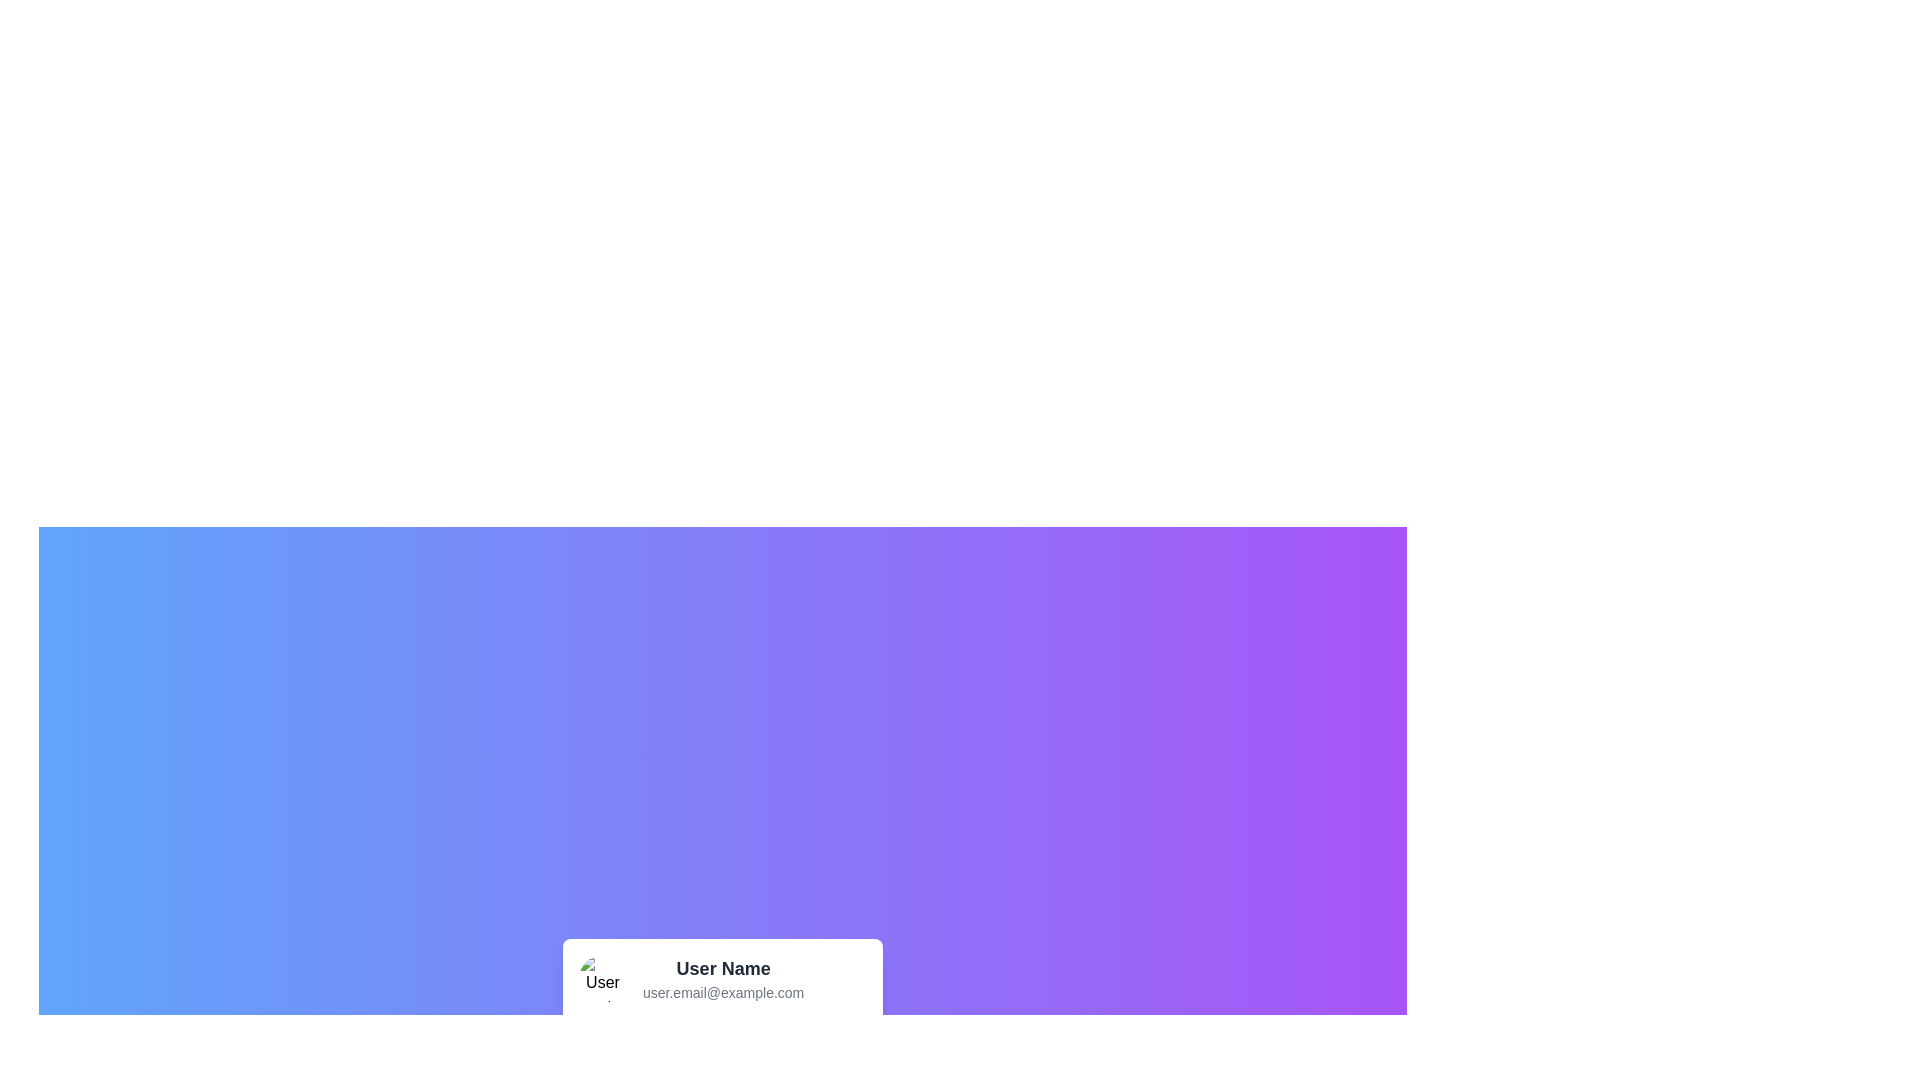 The width and height of the screenshot is (1920, 1080). Describe the element at coordinates (722, 967) in the screenshot. I see `the text label that identifies the logged-in user's name, located at the bottom center of the interface above the email address` at that location.